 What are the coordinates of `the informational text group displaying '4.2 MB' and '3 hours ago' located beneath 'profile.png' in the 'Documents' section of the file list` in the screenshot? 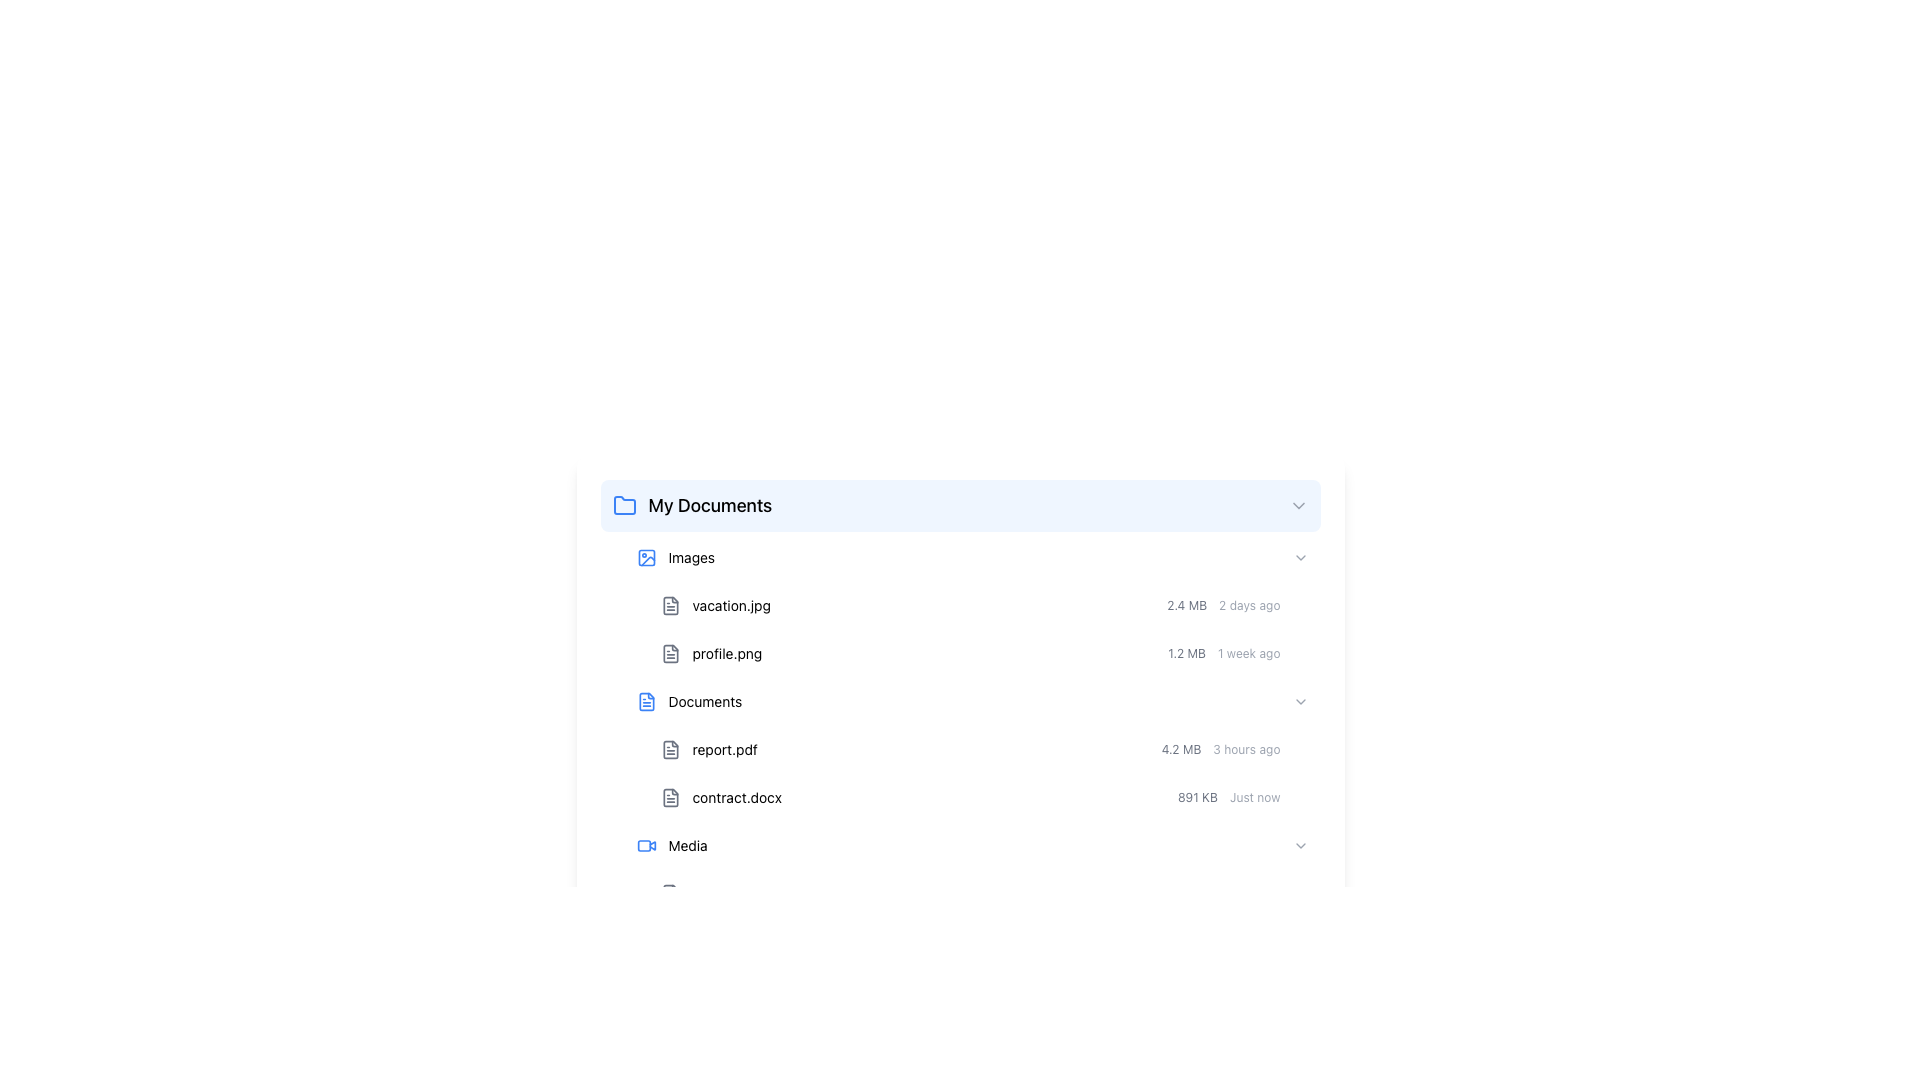 It's located at (1234, 749).